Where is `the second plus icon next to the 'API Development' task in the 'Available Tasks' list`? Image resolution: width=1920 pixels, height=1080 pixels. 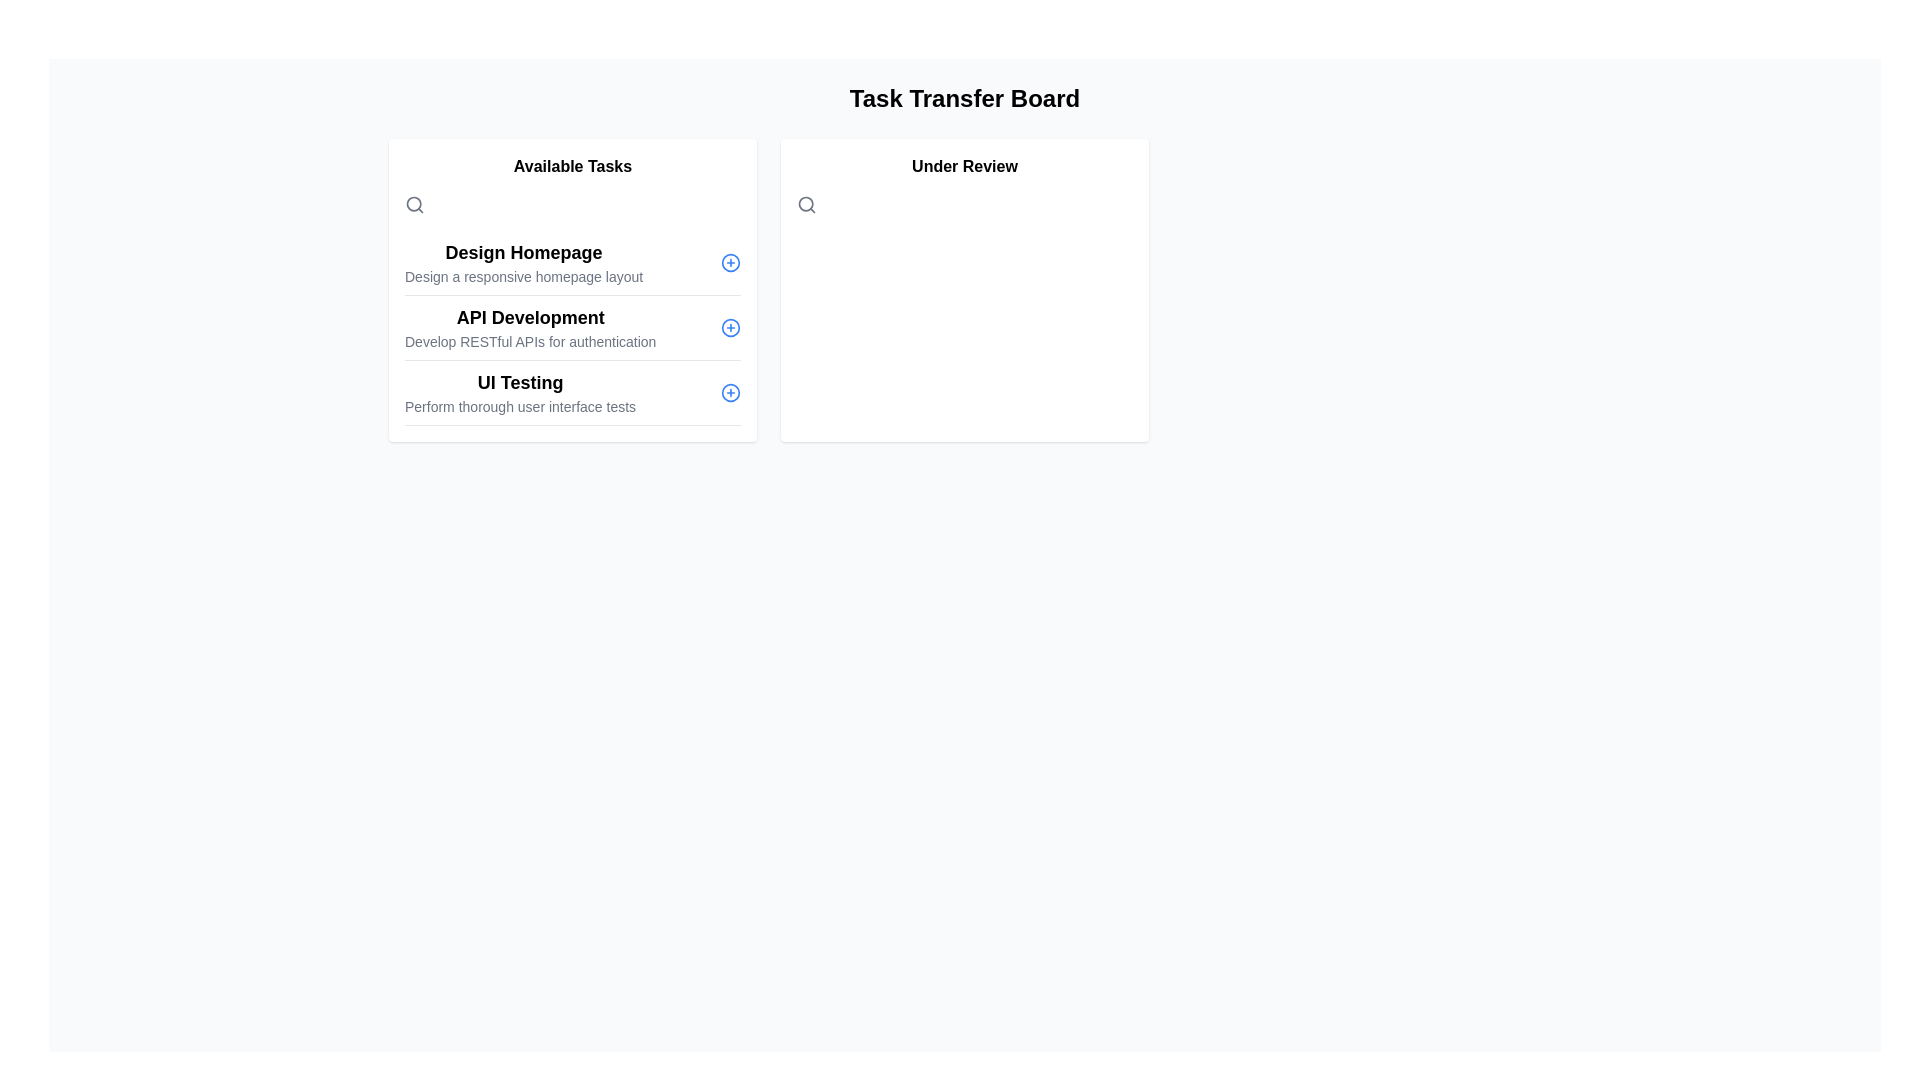 the second plus icon next to the 'API Development' task in the 'Available Tasks' list is located at coordinates (729, 326).